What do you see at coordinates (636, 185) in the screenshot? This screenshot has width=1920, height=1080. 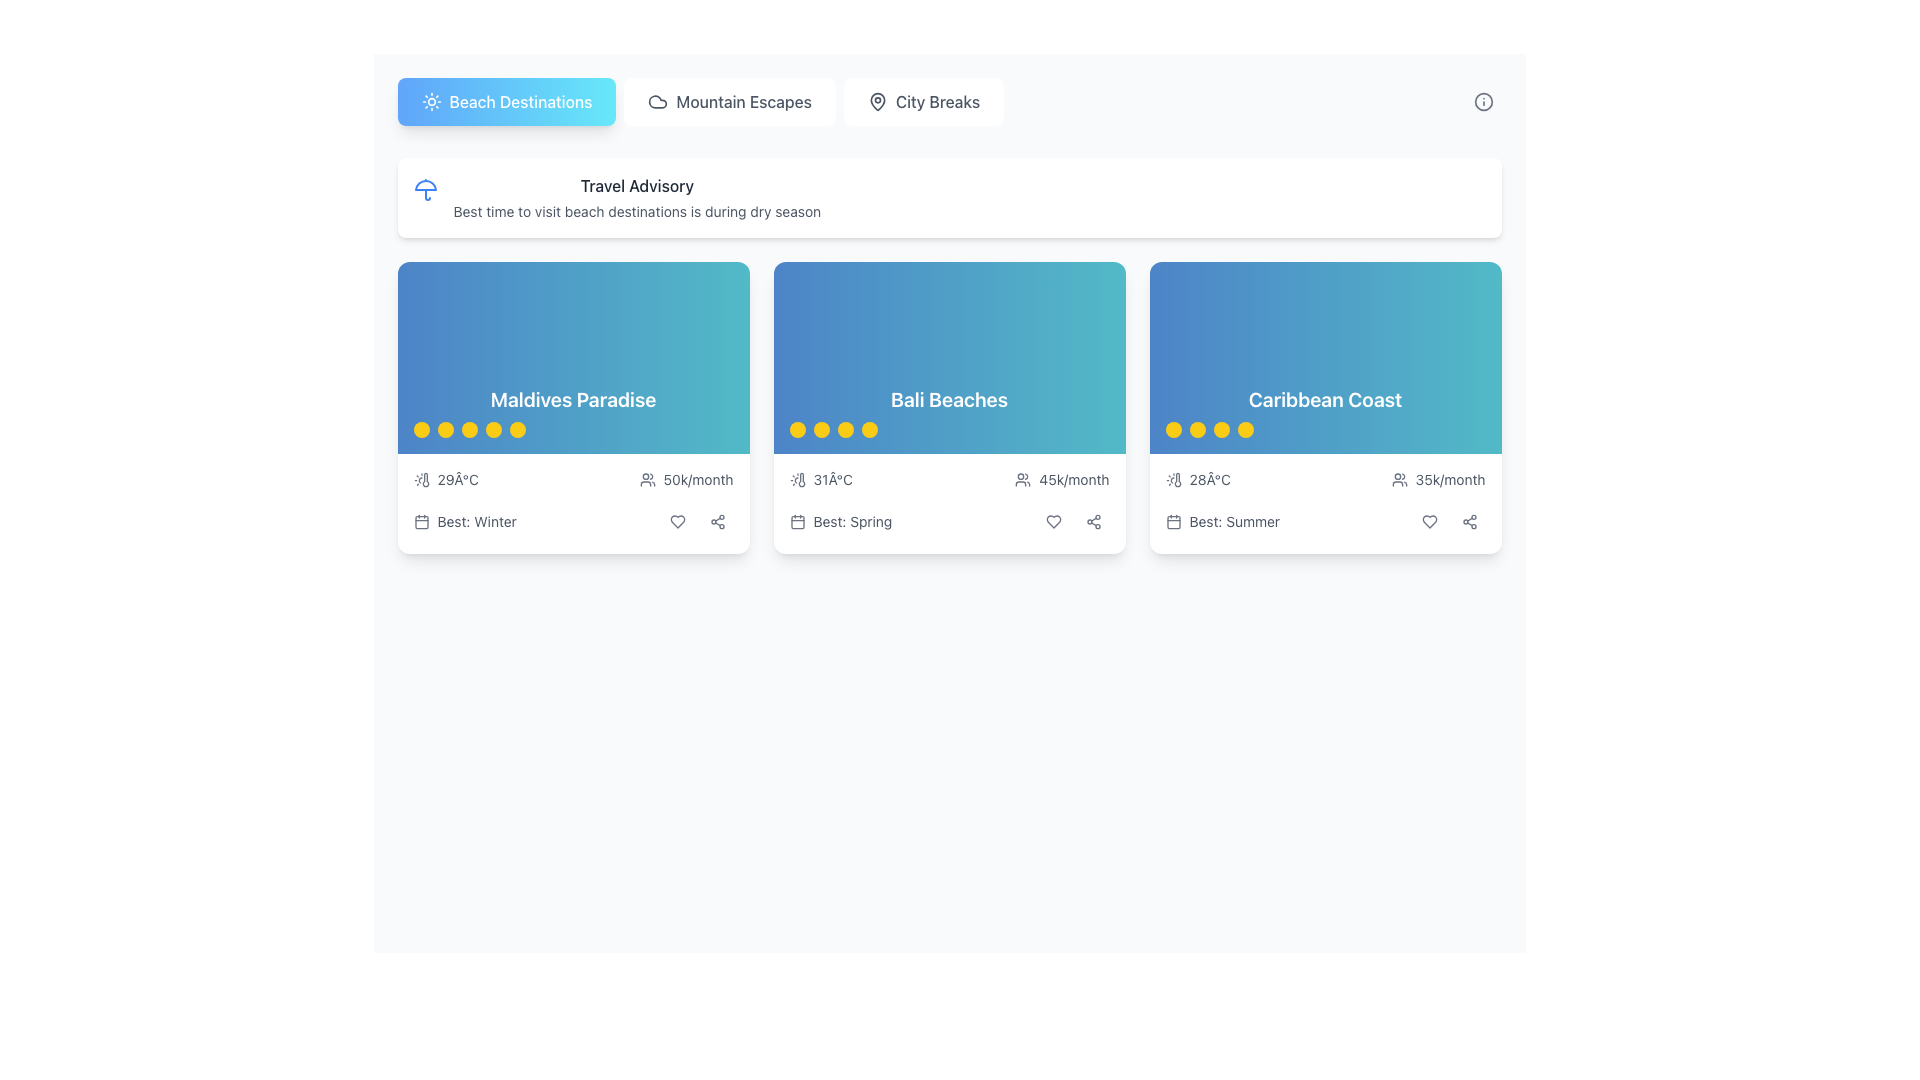 I see `the label that serves as the title for travel-related information, located beneath the navigation tabs and above the description text about beach destinations` at bounding box center [636, 185].